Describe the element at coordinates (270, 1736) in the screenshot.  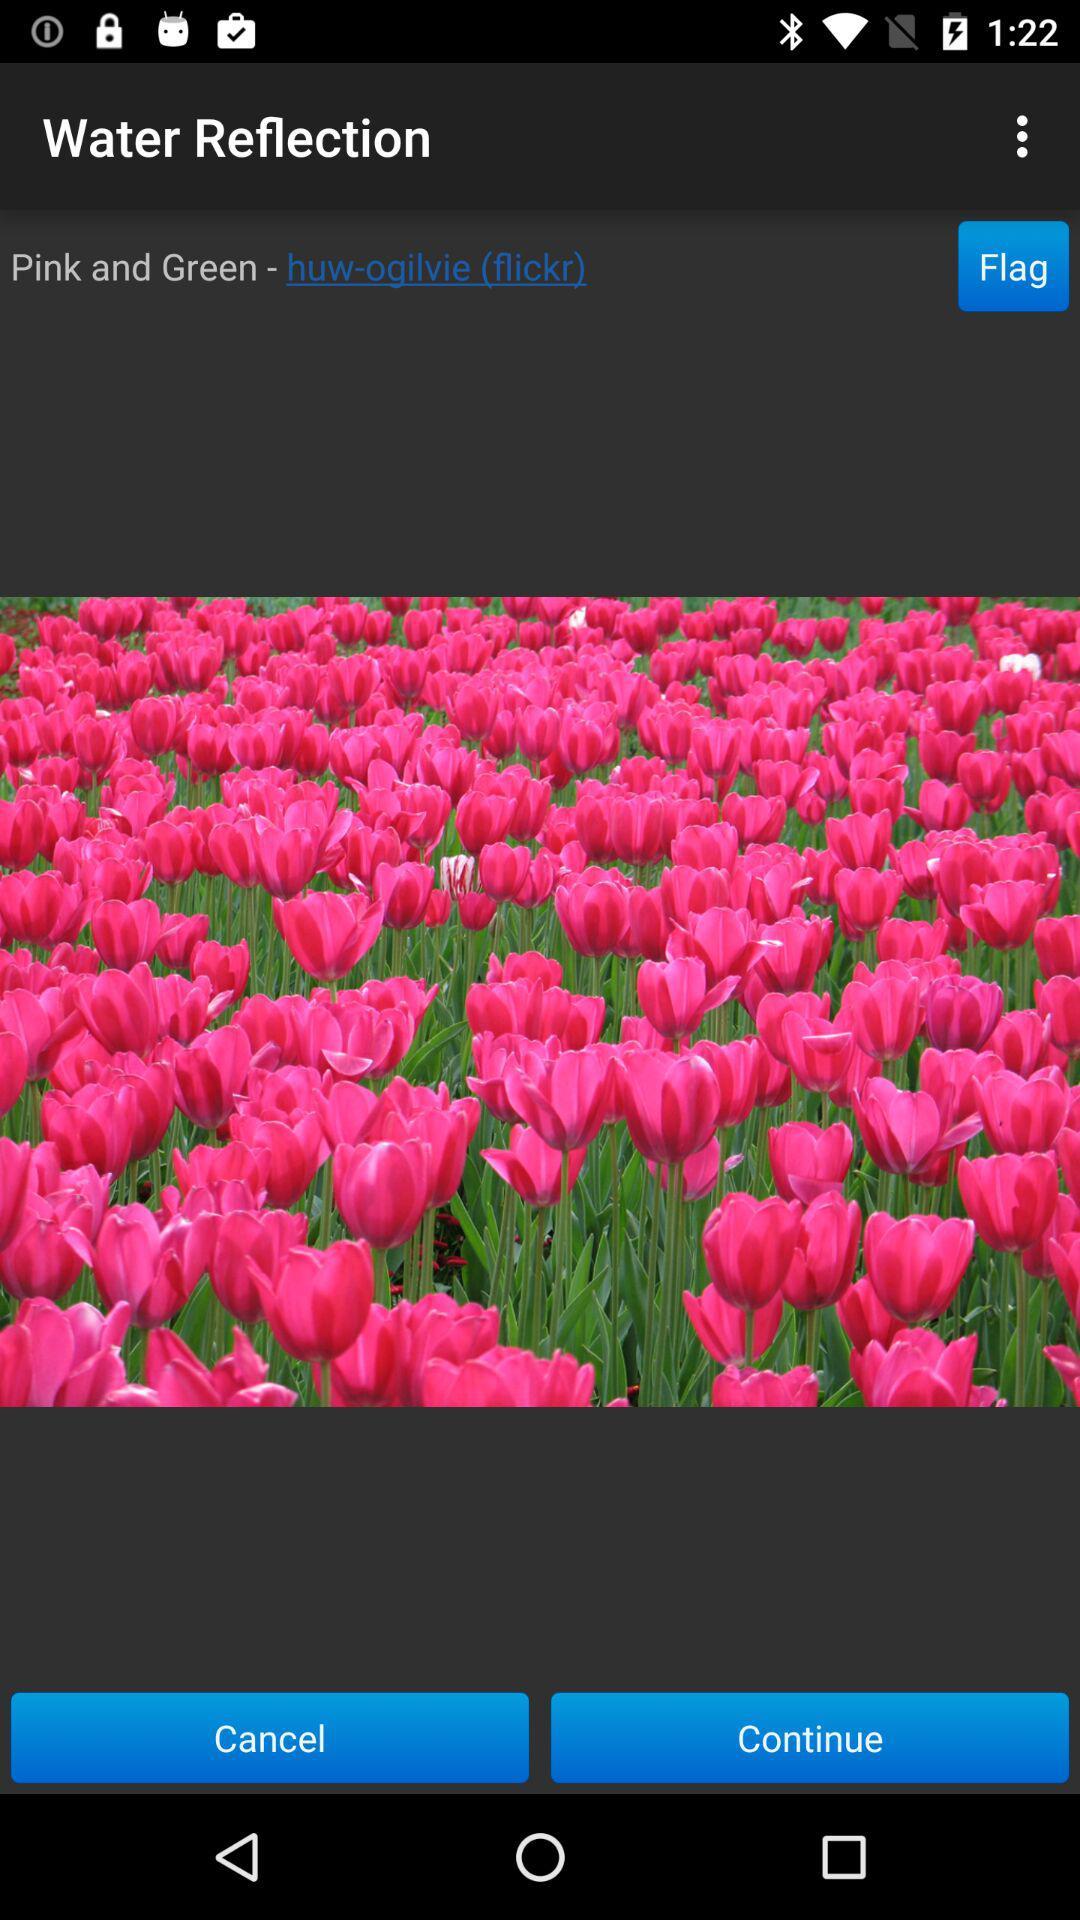
I see `cancel icon` at that location.